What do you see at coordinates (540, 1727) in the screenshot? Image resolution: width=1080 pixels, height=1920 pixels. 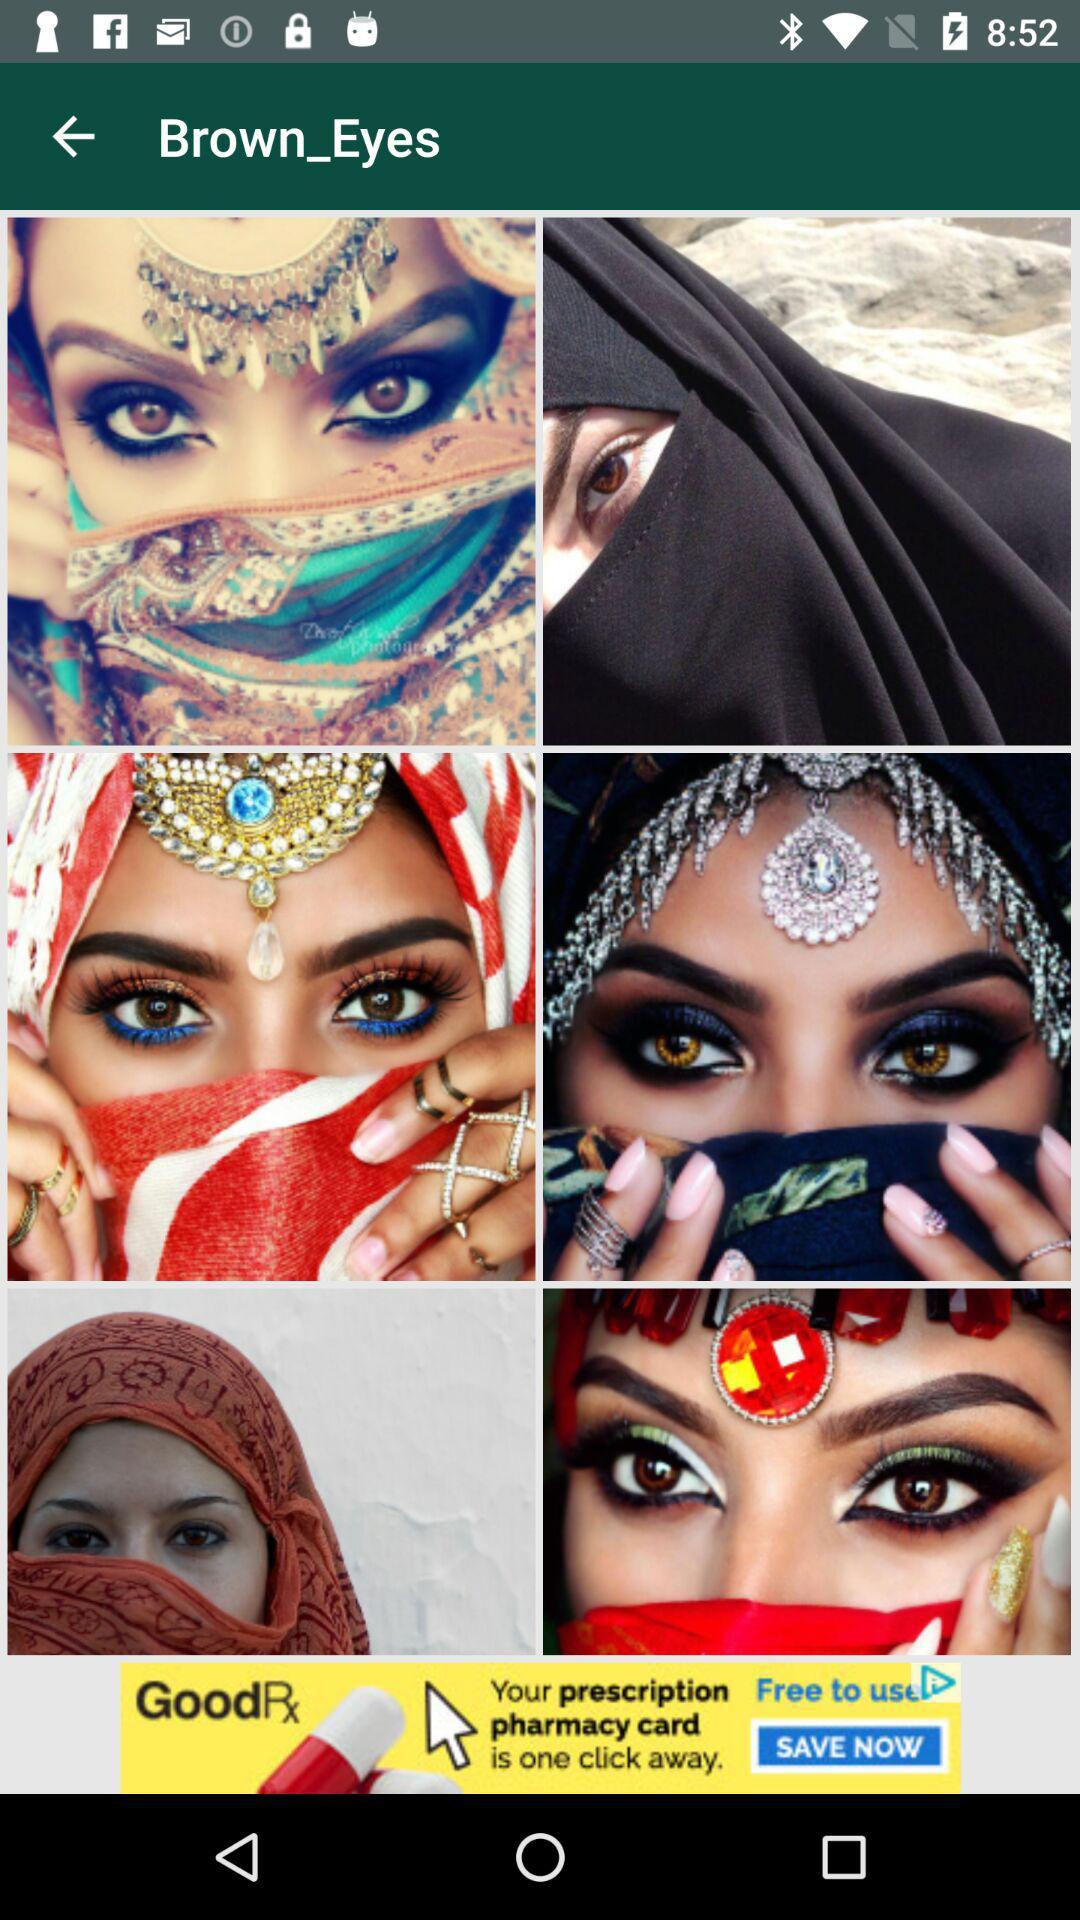 I see `advertisement` at bounding box center [540, 1727].